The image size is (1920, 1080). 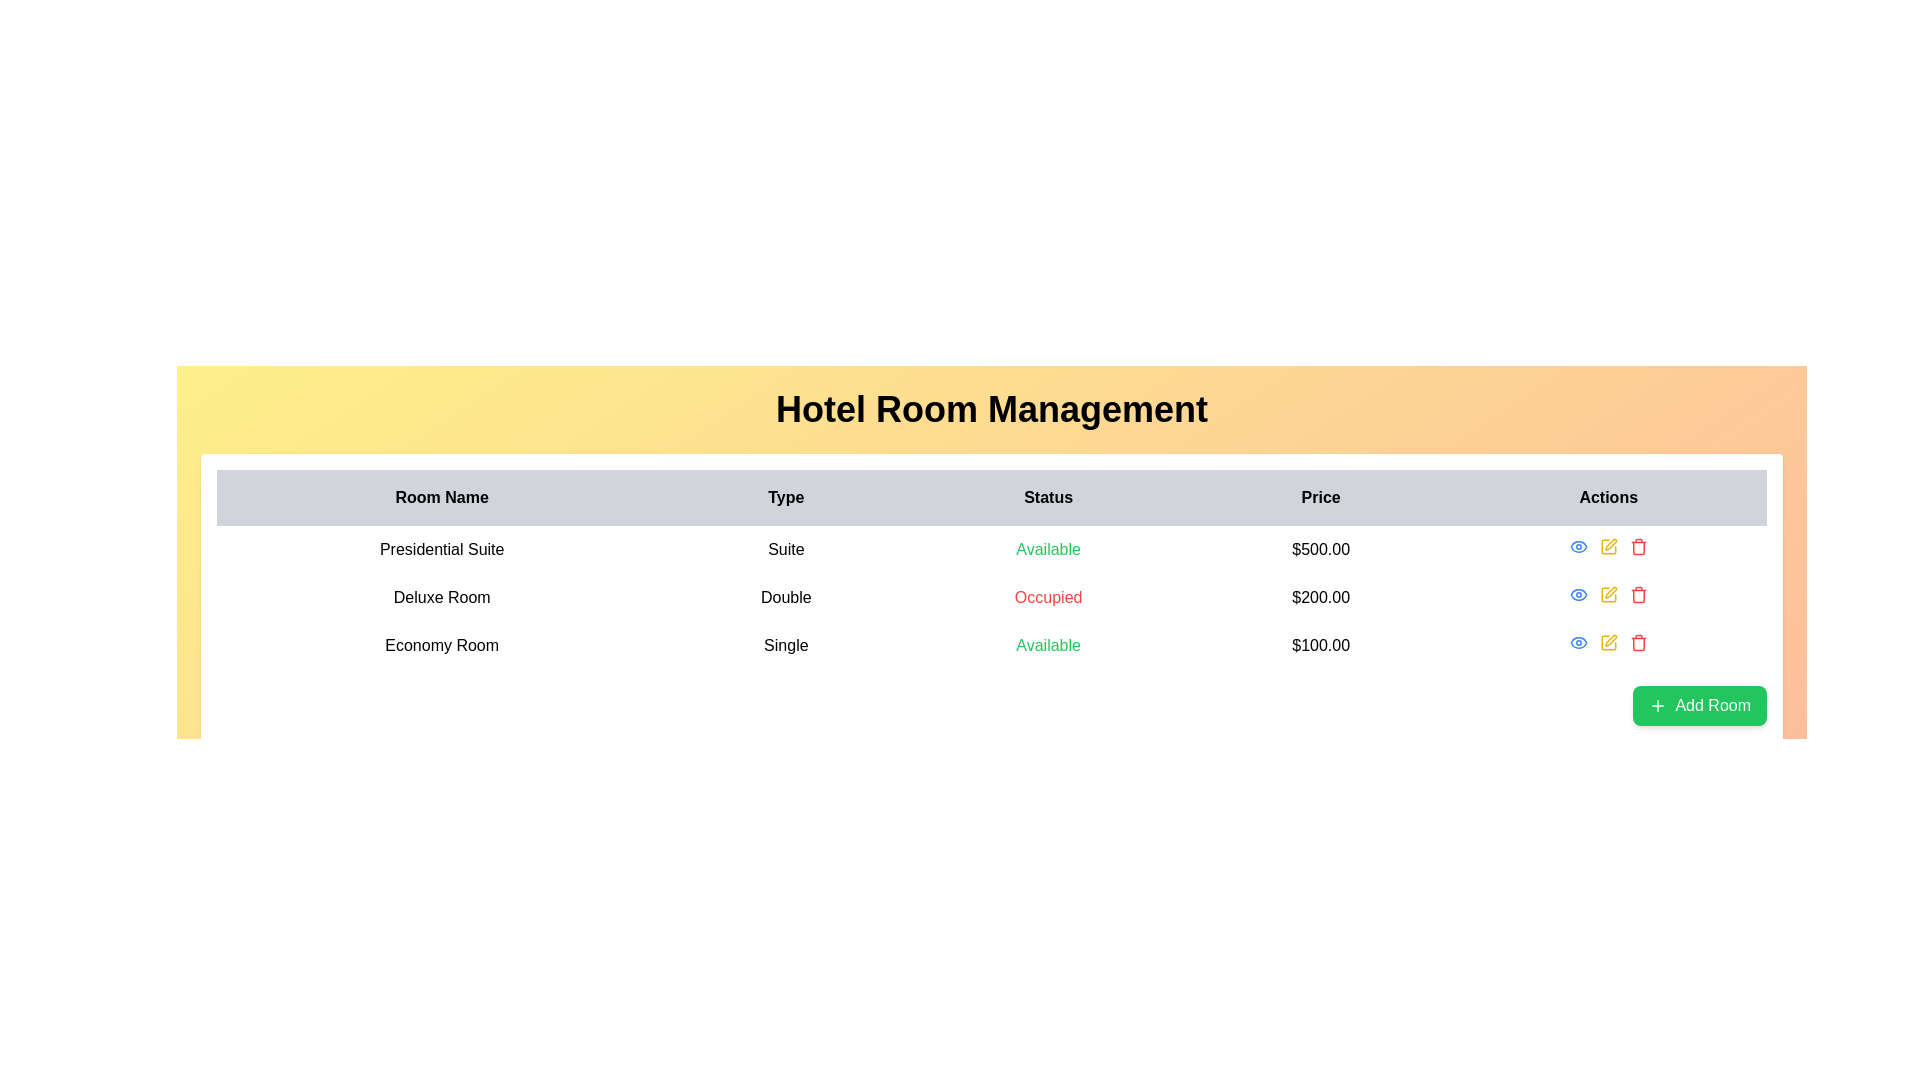 What do you see at coordinates (1610, 591) in the screenshot?
I see `the edit action icon for the 'Deluxe Room', which is the second icon in the Actions column of the second row in the table` at bounding box center [1610, 591].